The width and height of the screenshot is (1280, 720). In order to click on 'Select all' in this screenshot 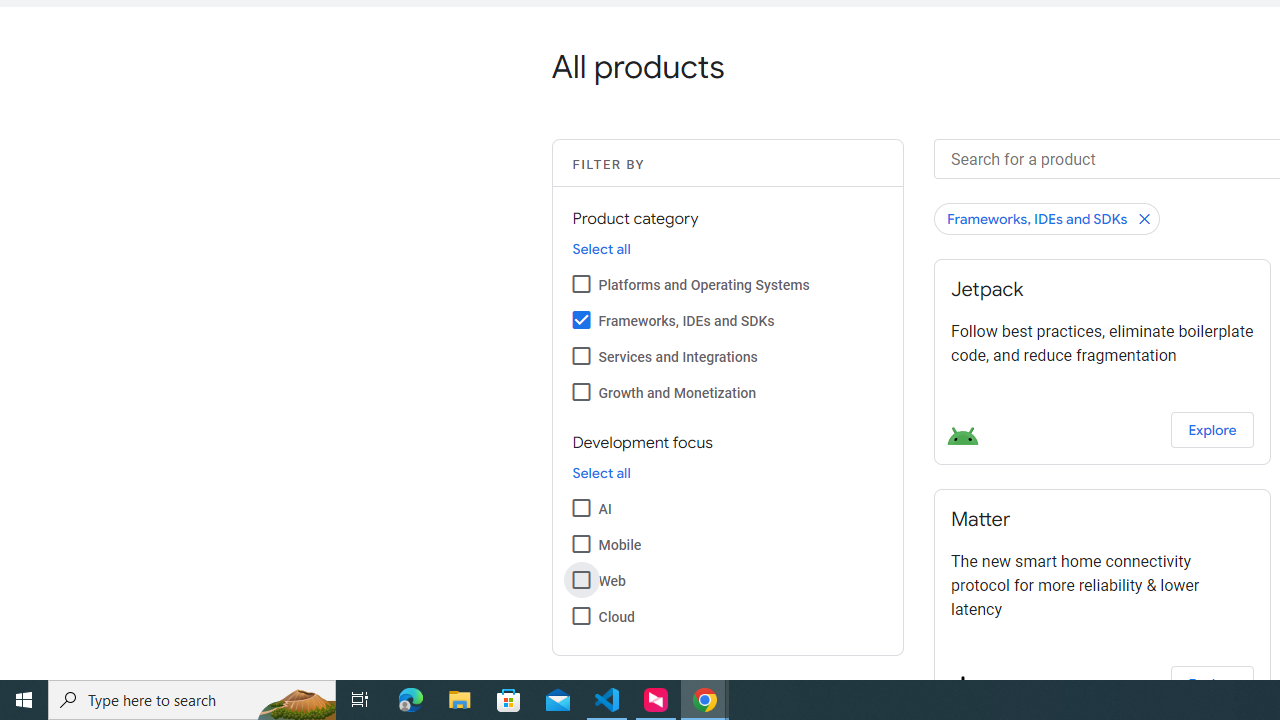, I will do `click(600, 473)`.